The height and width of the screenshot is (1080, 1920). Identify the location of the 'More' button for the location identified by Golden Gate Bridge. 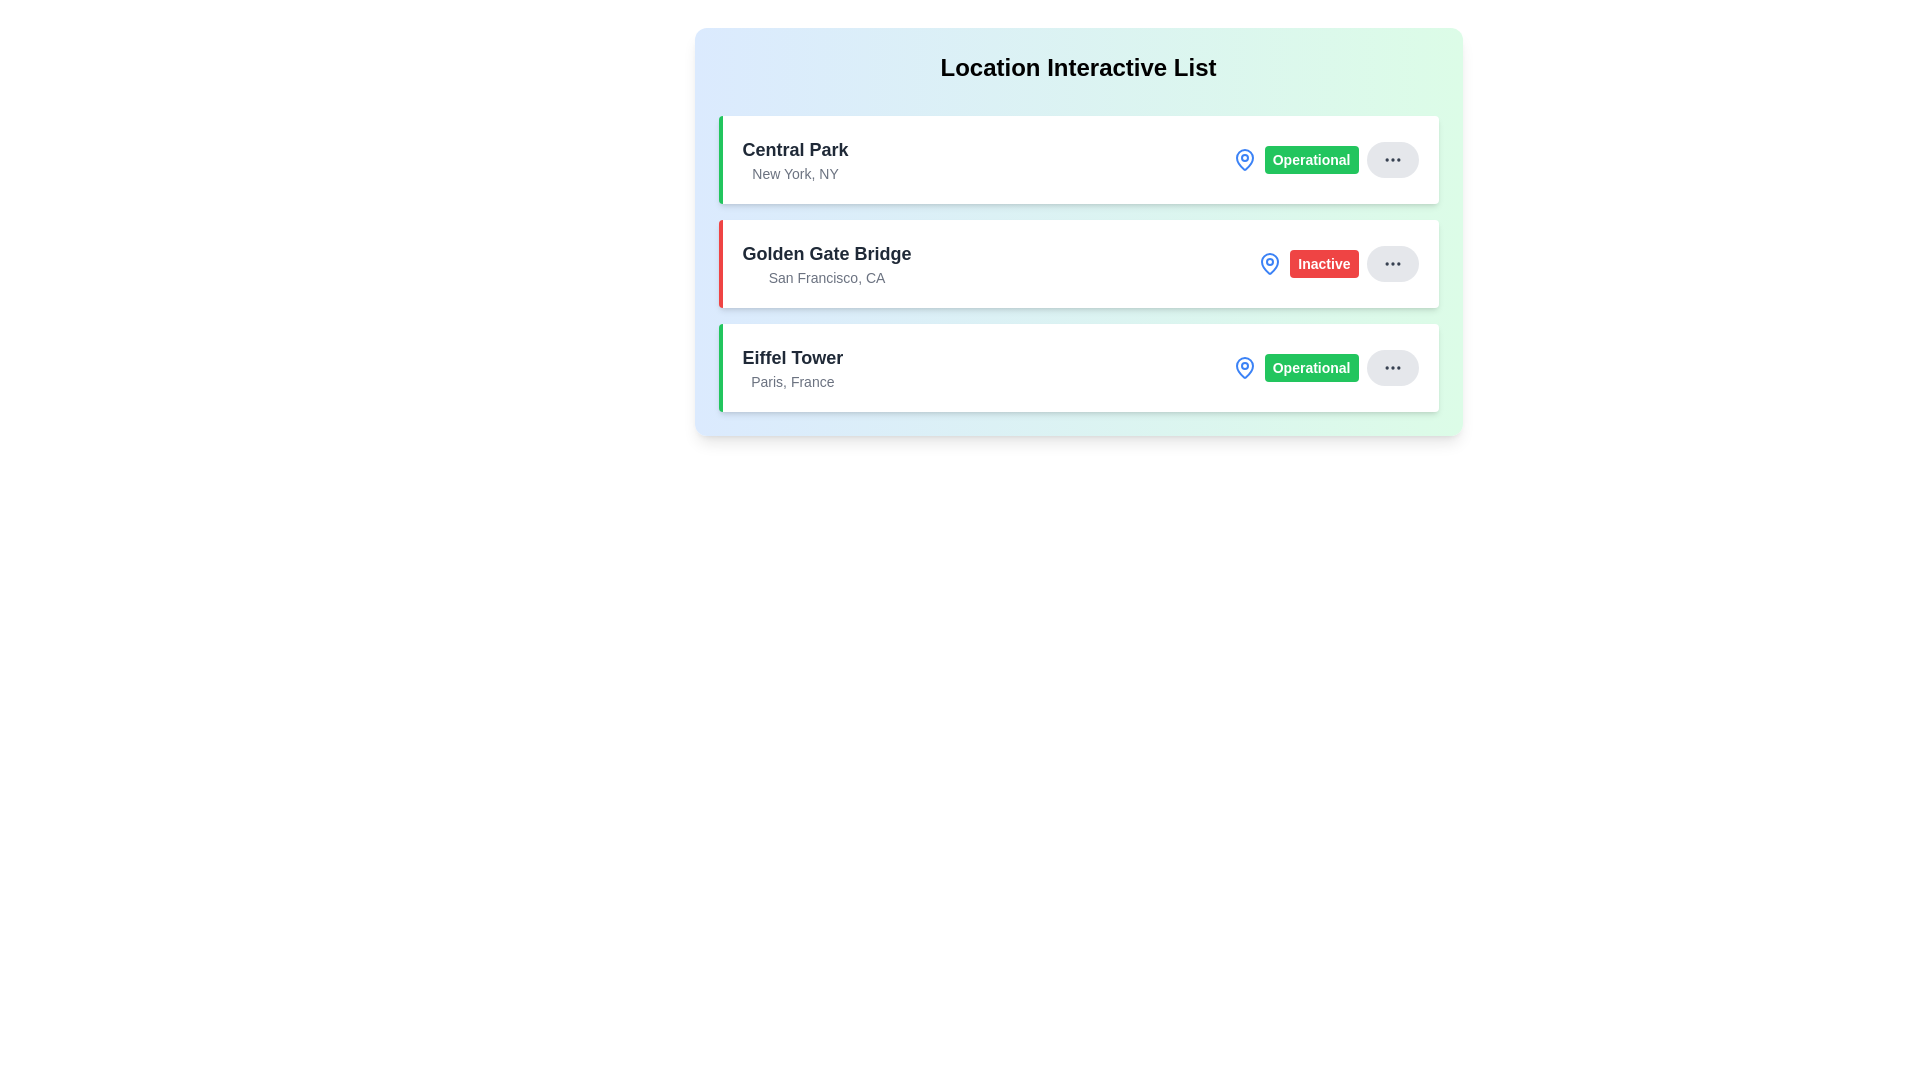
(1391, 262).